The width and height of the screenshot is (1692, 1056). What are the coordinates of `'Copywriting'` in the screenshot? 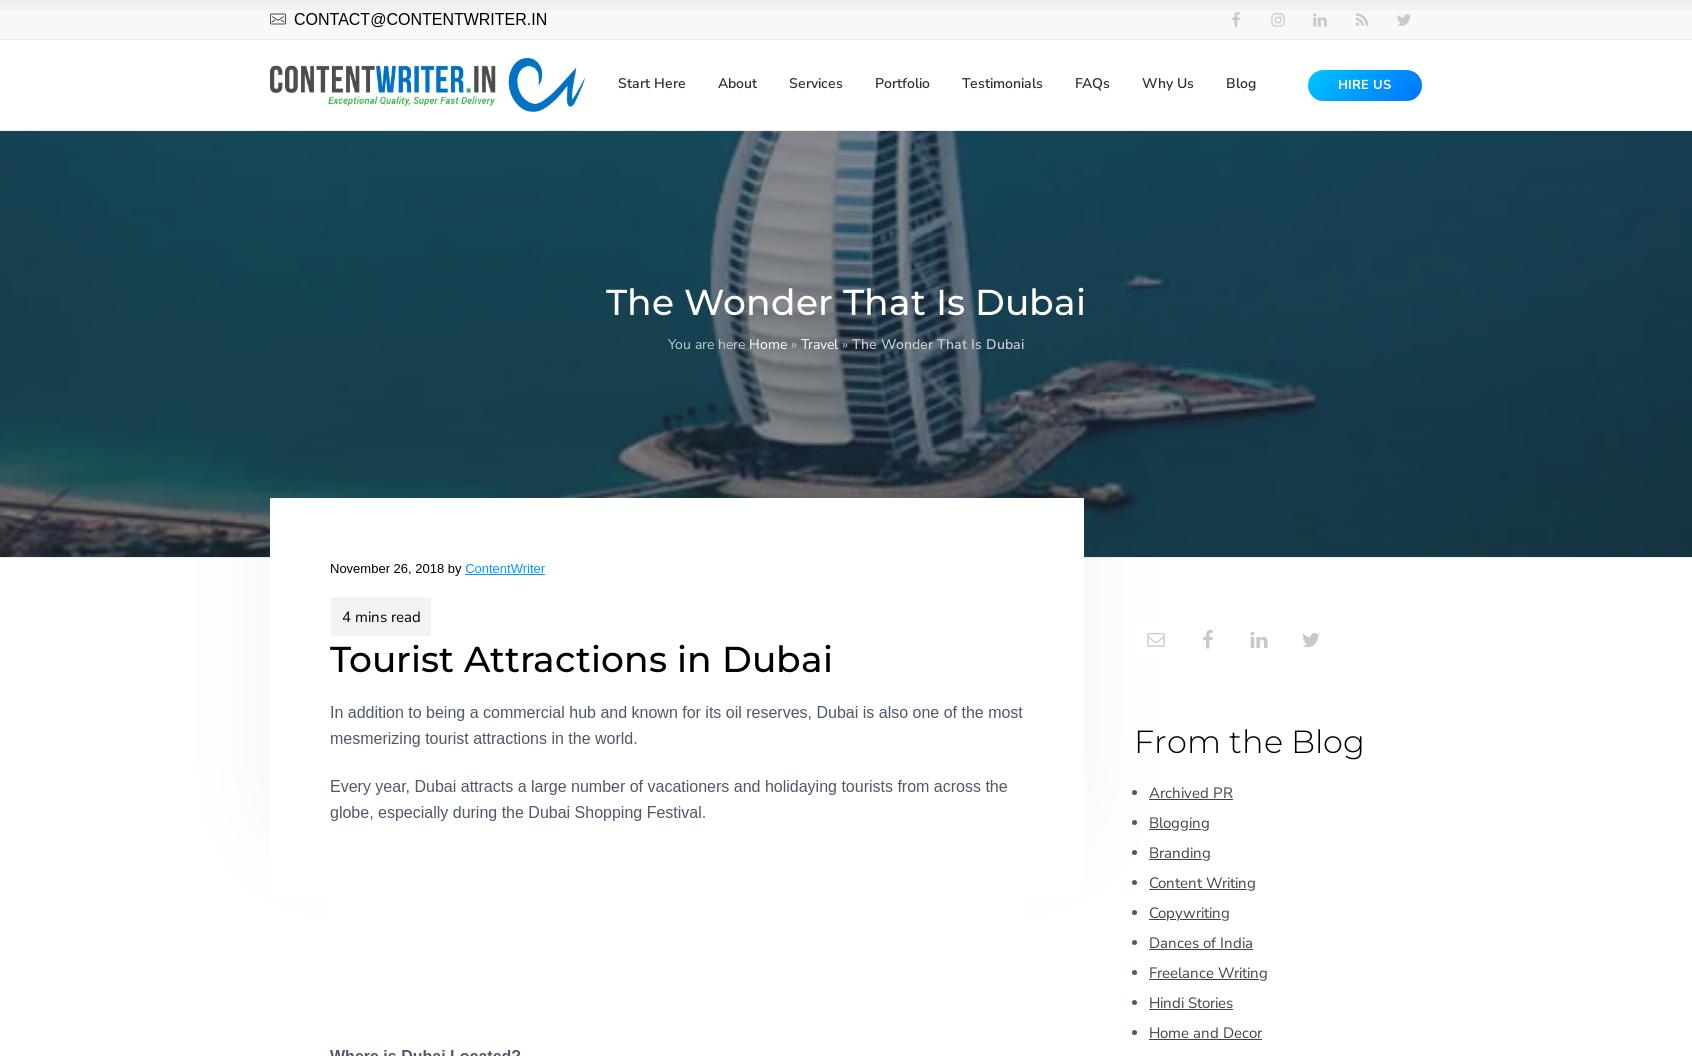 It's located at (1188, 910).